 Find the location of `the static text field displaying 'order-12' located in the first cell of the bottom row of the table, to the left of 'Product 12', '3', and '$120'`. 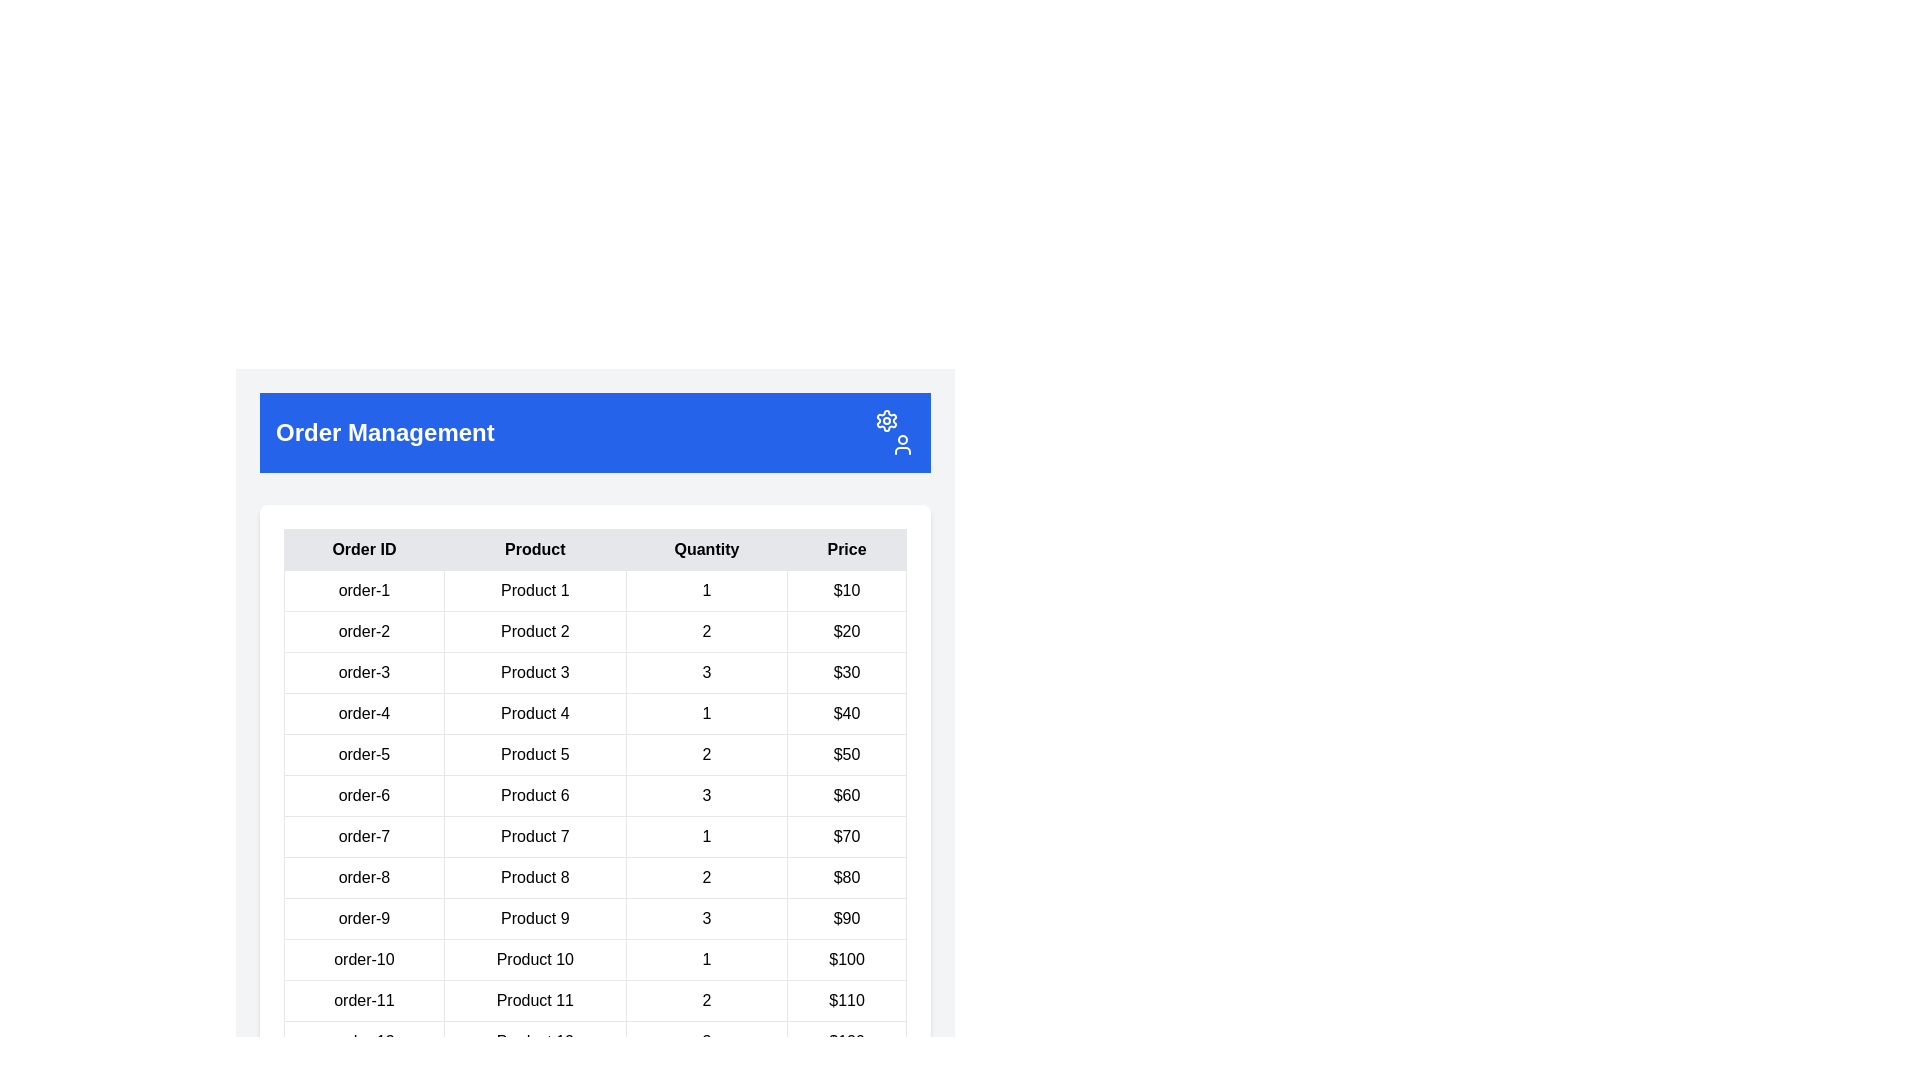

the static text field displaying 'order-12' located in the first cell of the bottom row of the table, to the left of 'Product 12', '3', and '$120' is located at coordinates (364, 1040).